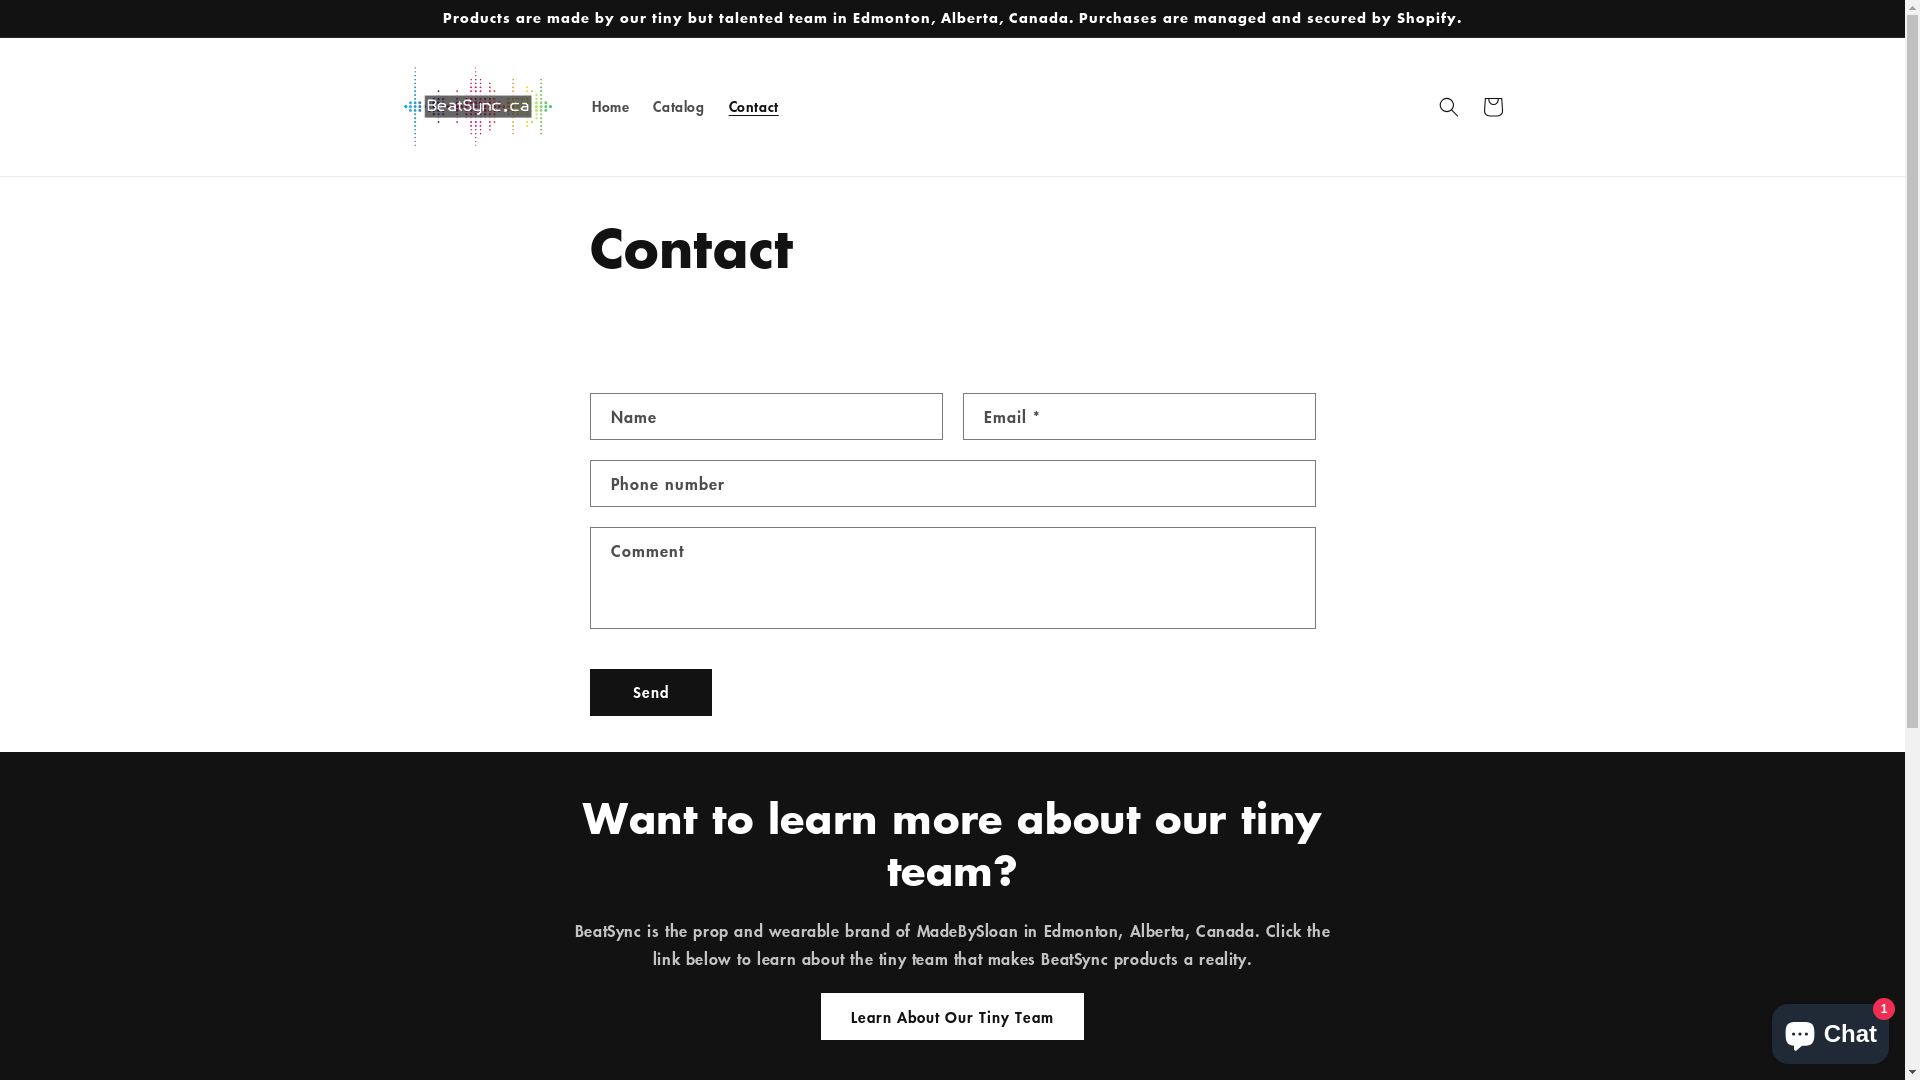  What do you see at coordinates (579, 107) in the screenshot?
I see `'Home'` at bounding box center [579, 107].